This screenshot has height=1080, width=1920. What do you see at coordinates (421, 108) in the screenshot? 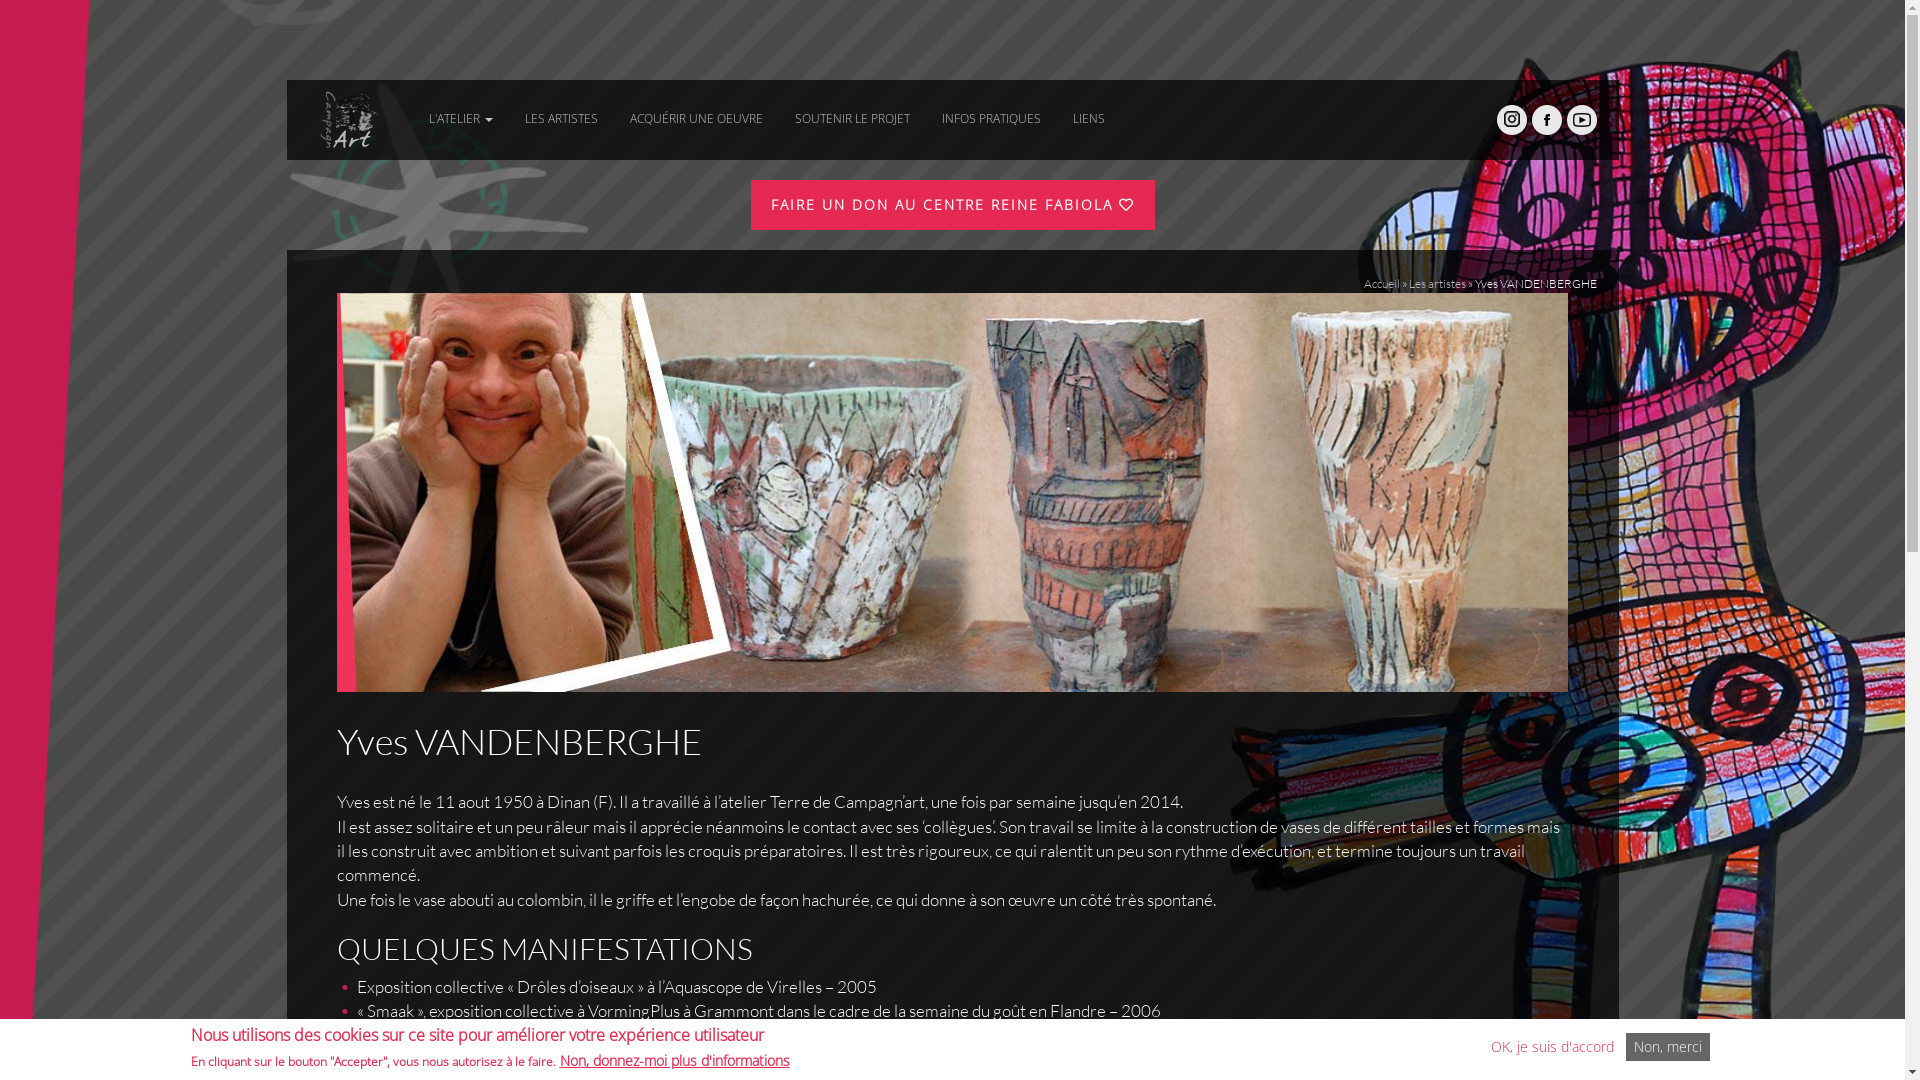
I see `'L'ATELIER'` at bounding box center [421, 108].